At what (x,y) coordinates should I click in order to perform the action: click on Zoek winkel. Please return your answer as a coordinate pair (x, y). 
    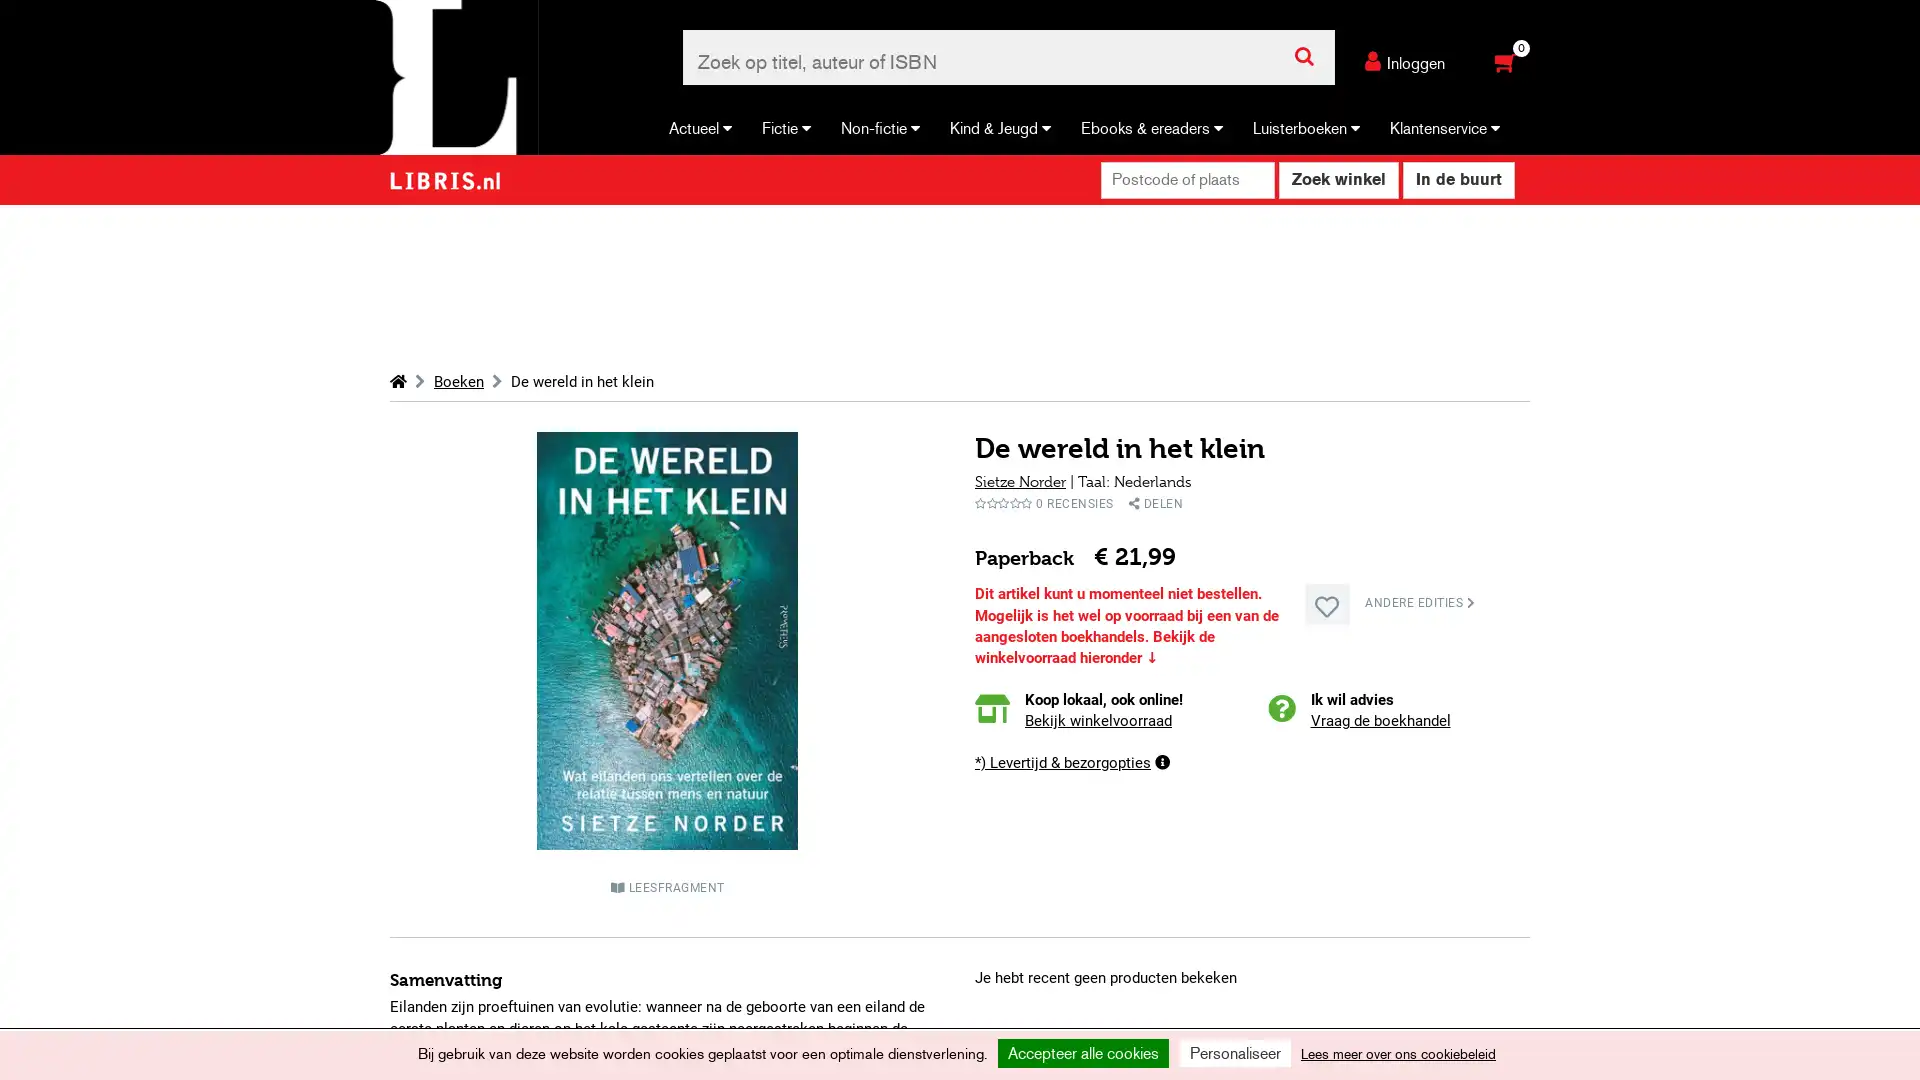
    Looking at the image, I should click on (1339, 180).